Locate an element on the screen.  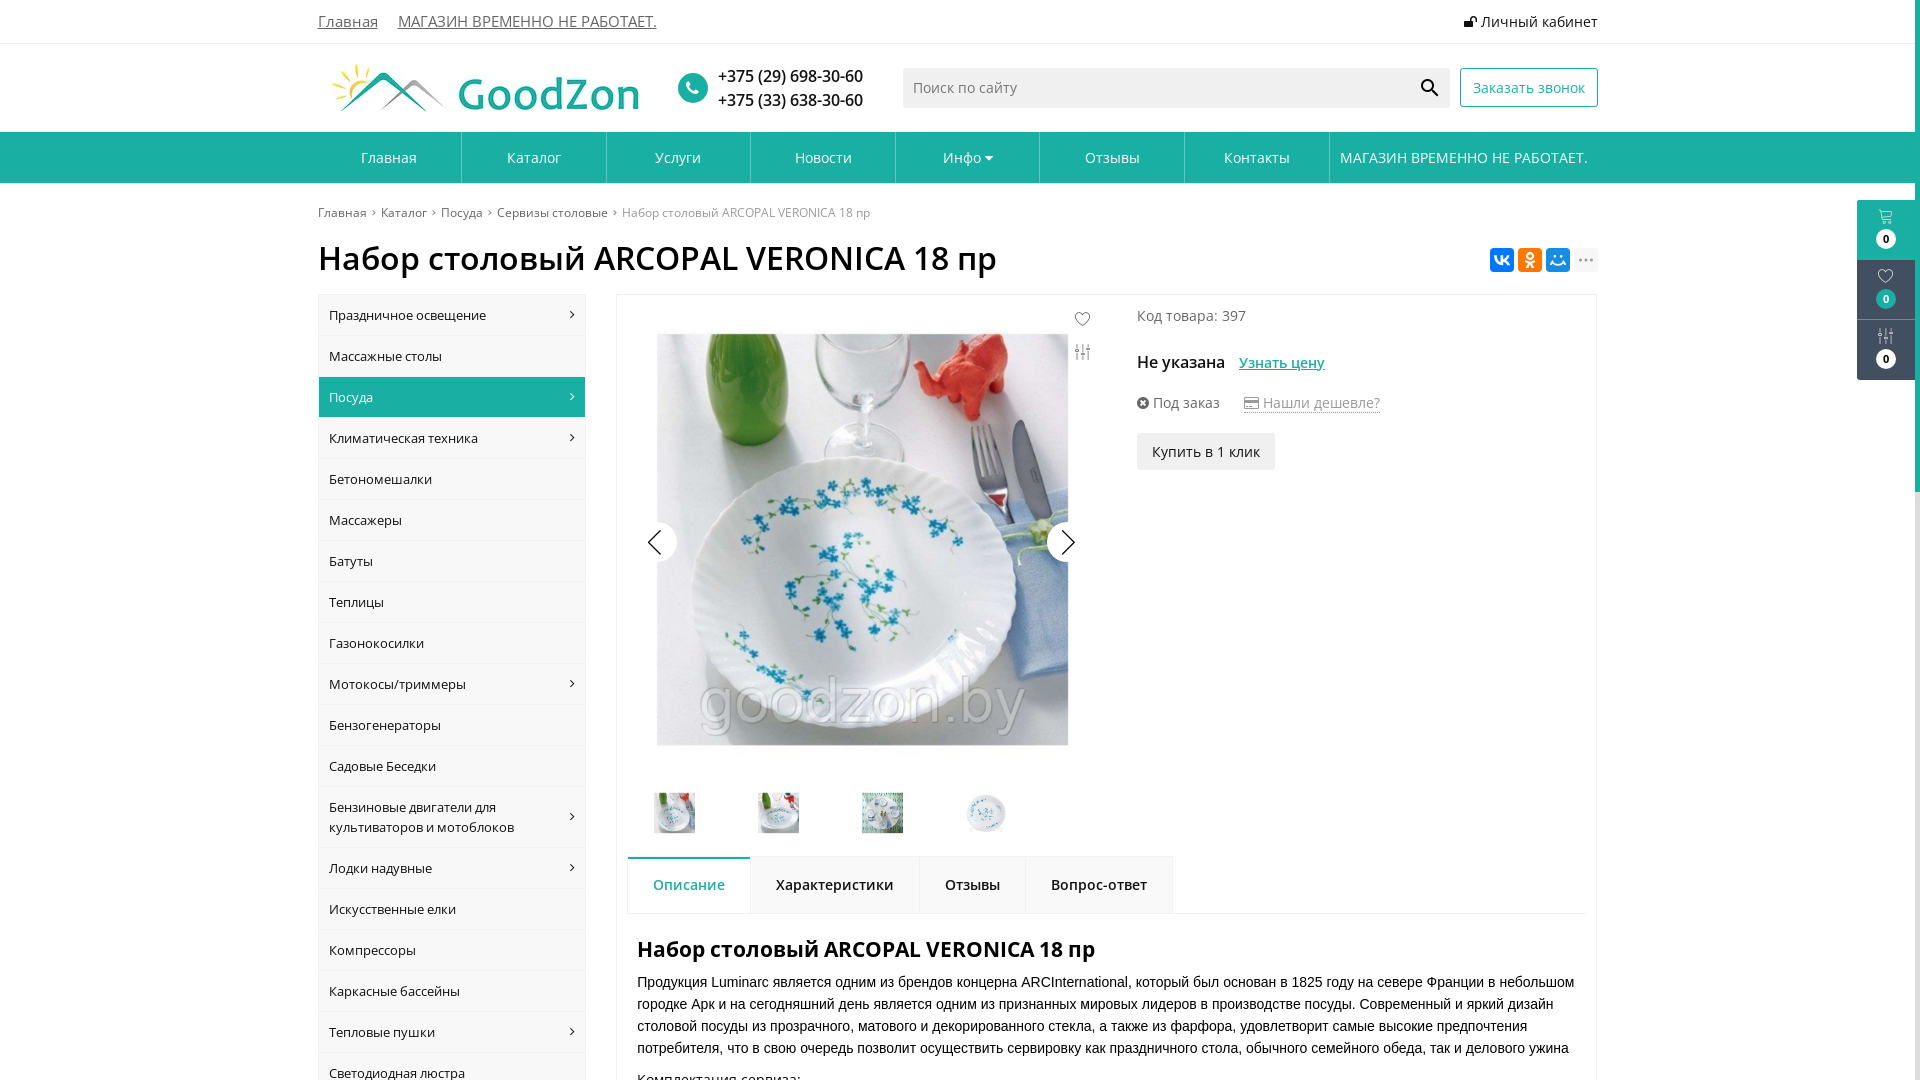
'0' is located at coordinates (1885, 228).